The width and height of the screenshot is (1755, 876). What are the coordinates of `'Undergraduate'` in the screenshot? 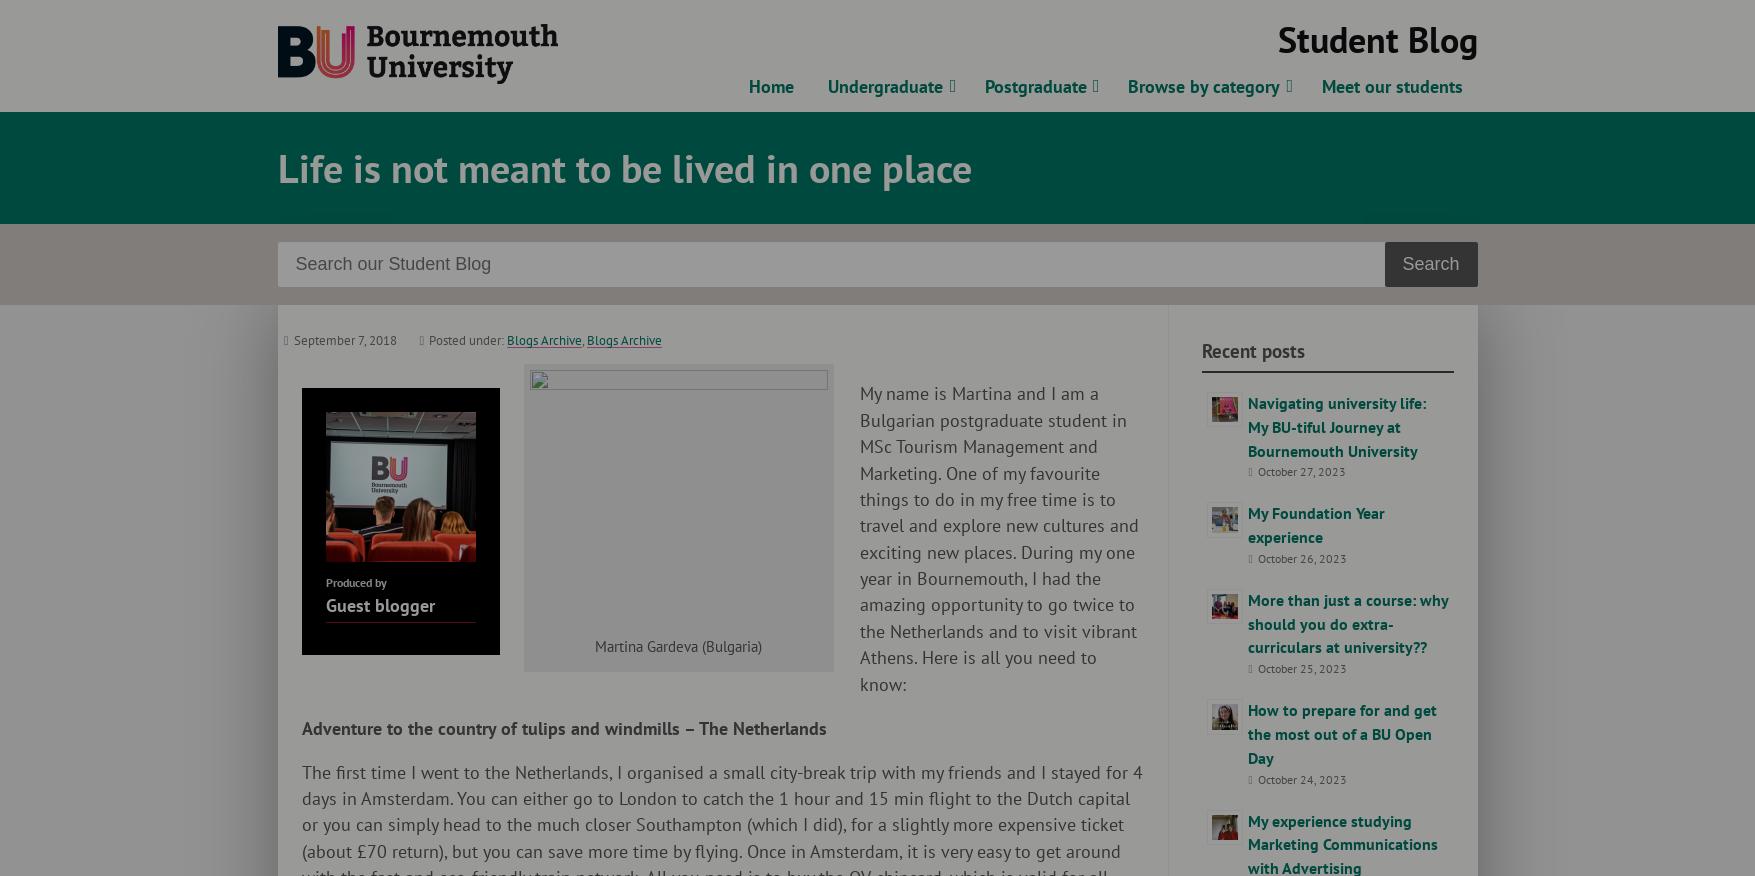 It's located at (828, 86).